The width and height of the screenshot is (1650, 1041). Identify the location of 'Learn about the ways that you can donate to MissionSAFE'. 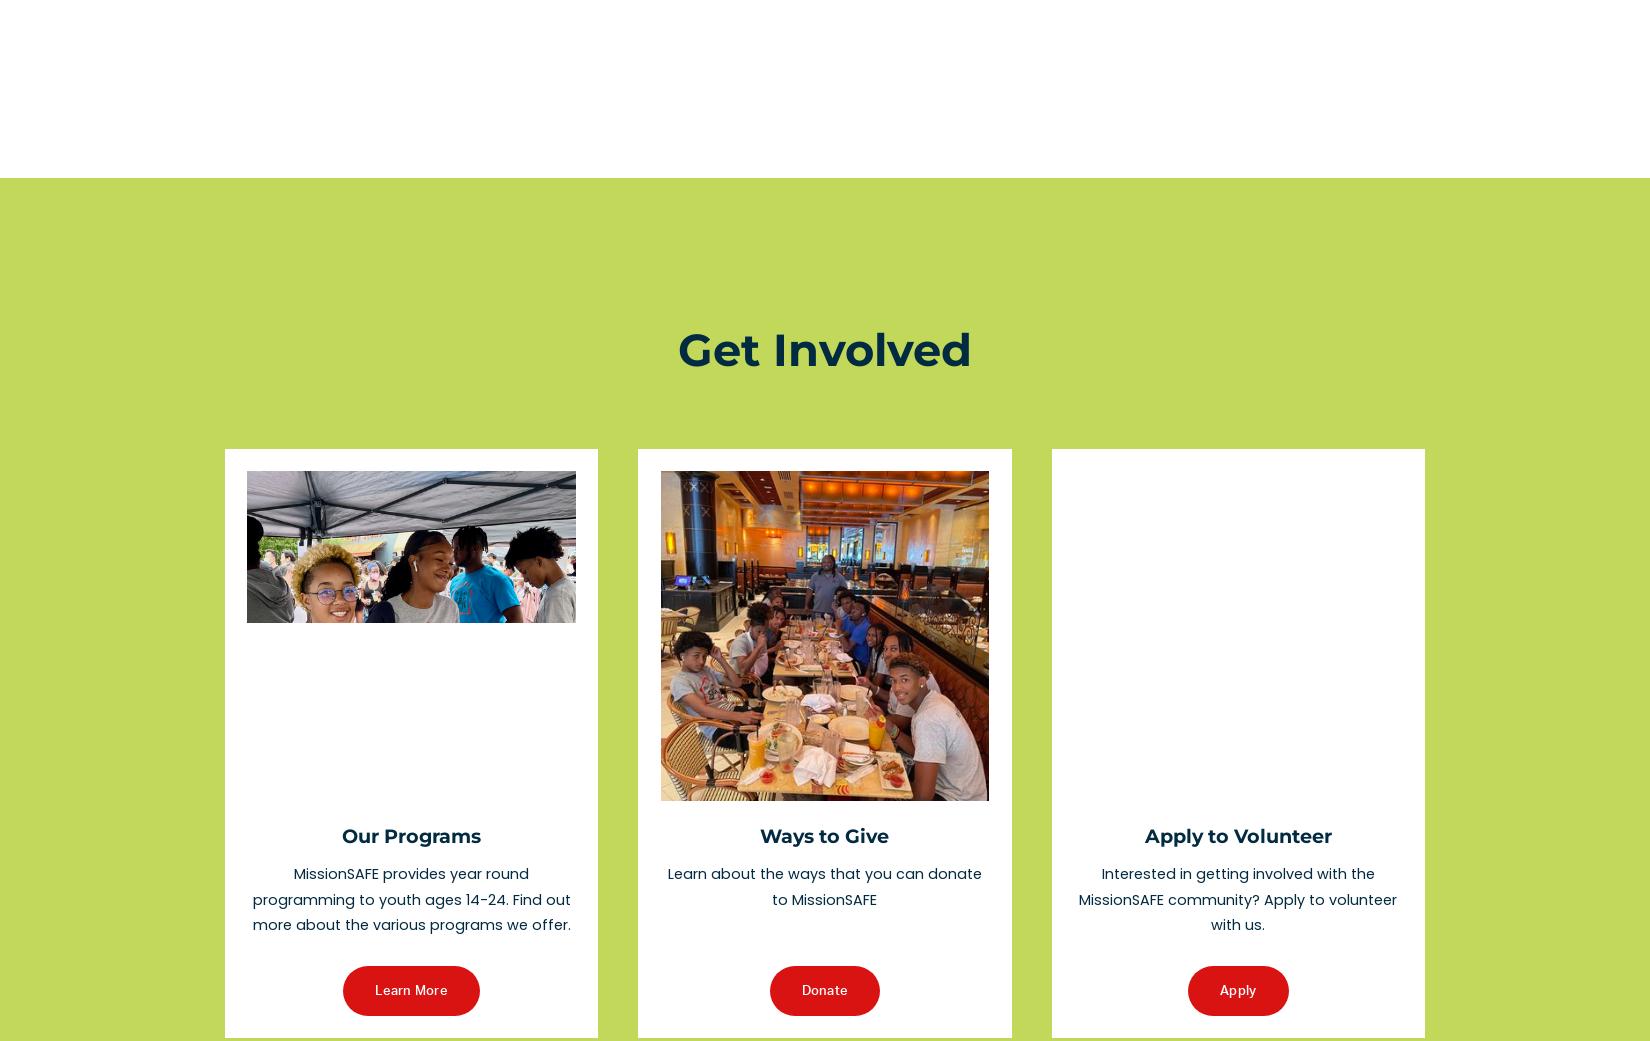
(825, 884).